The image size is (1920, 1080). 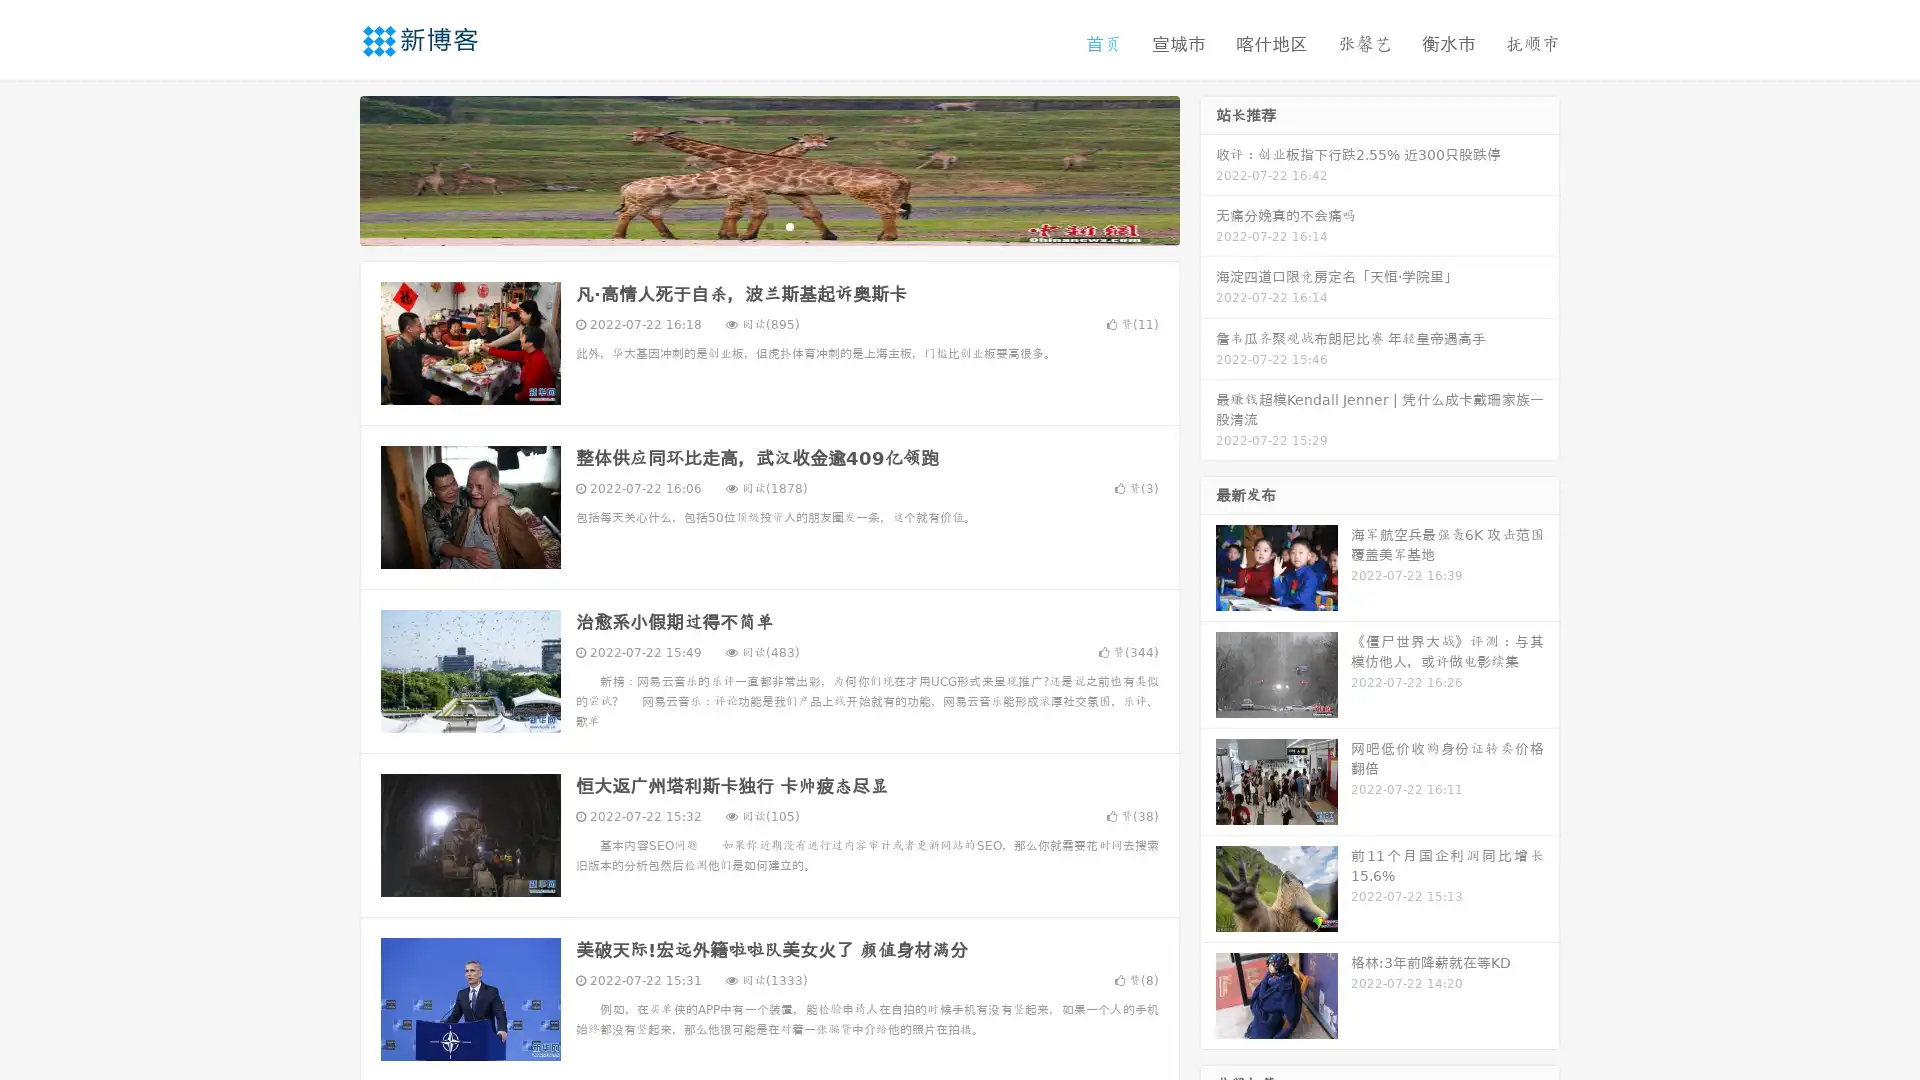 I want to click on Go to slide 1, so click(x=748, y=225).